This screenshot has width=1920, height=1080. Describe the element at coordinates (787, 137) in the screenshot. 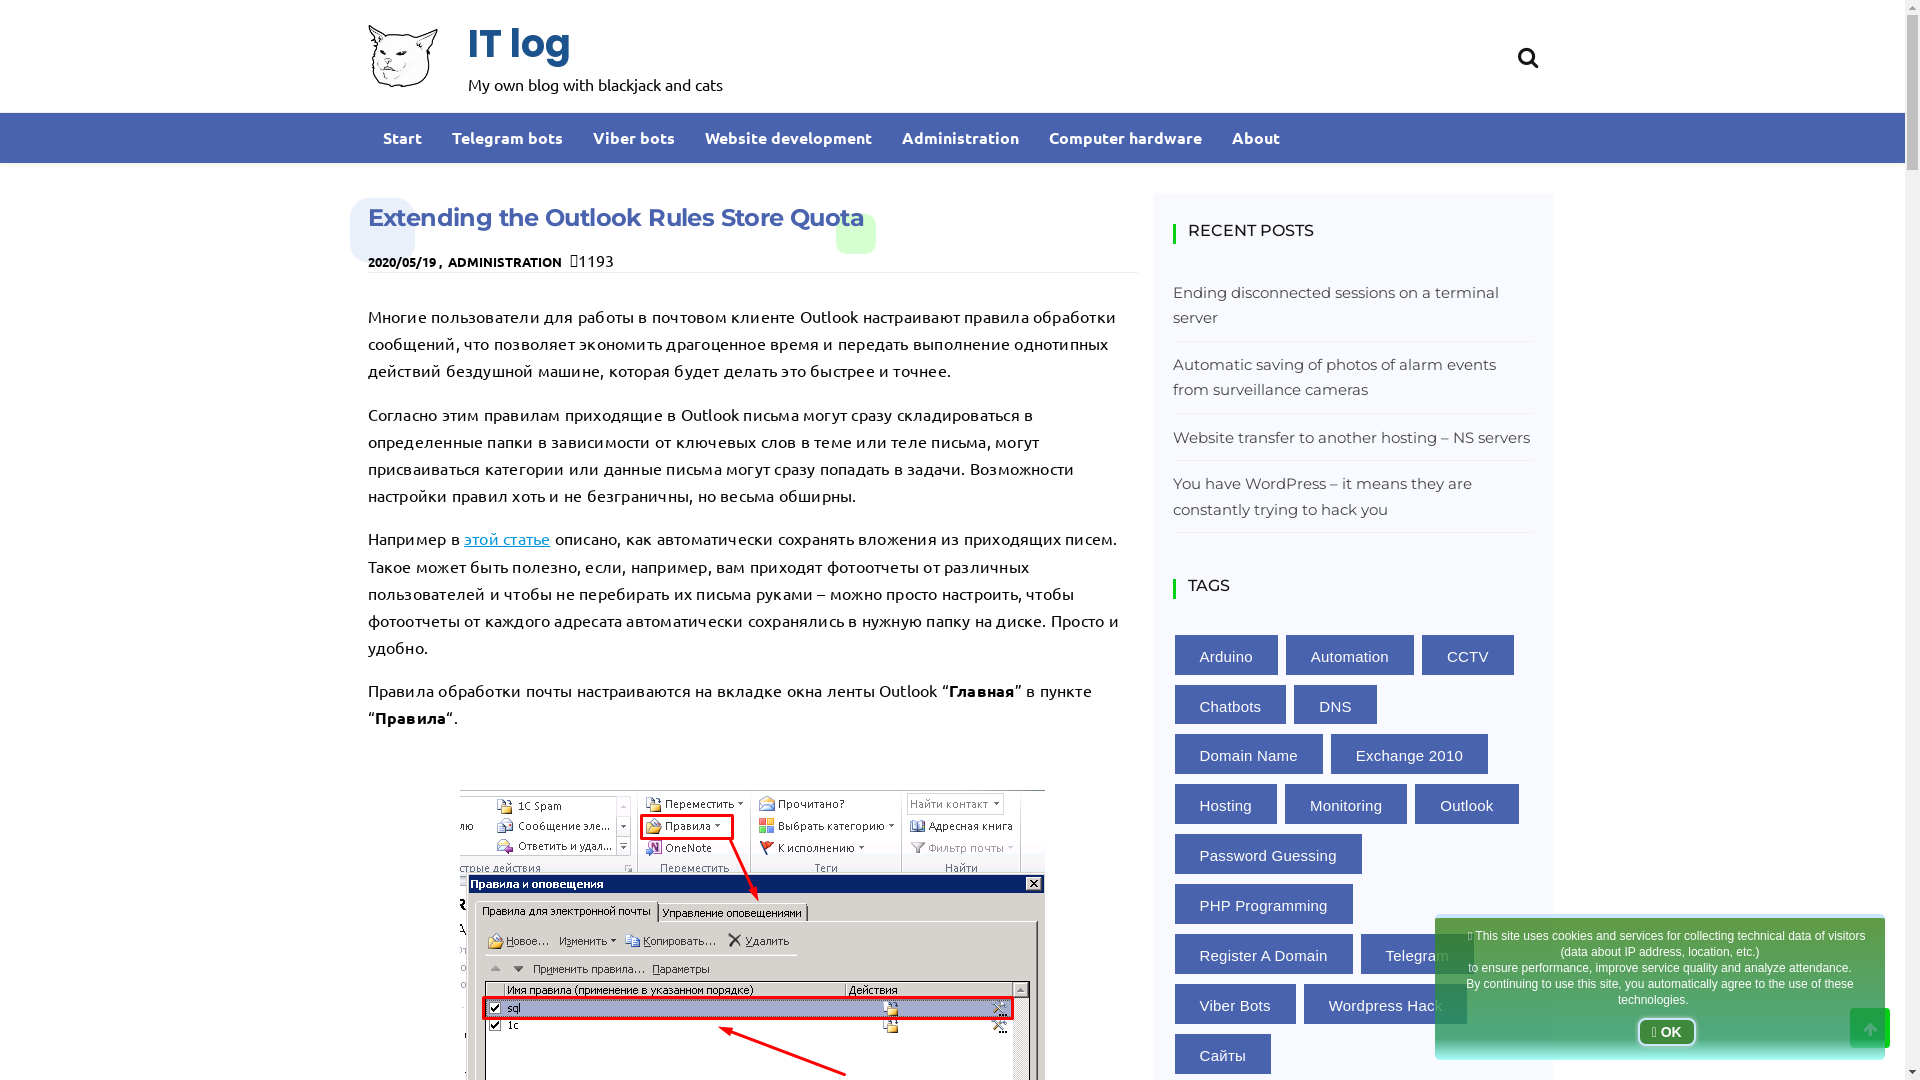

I see `'Website development'` at that location.